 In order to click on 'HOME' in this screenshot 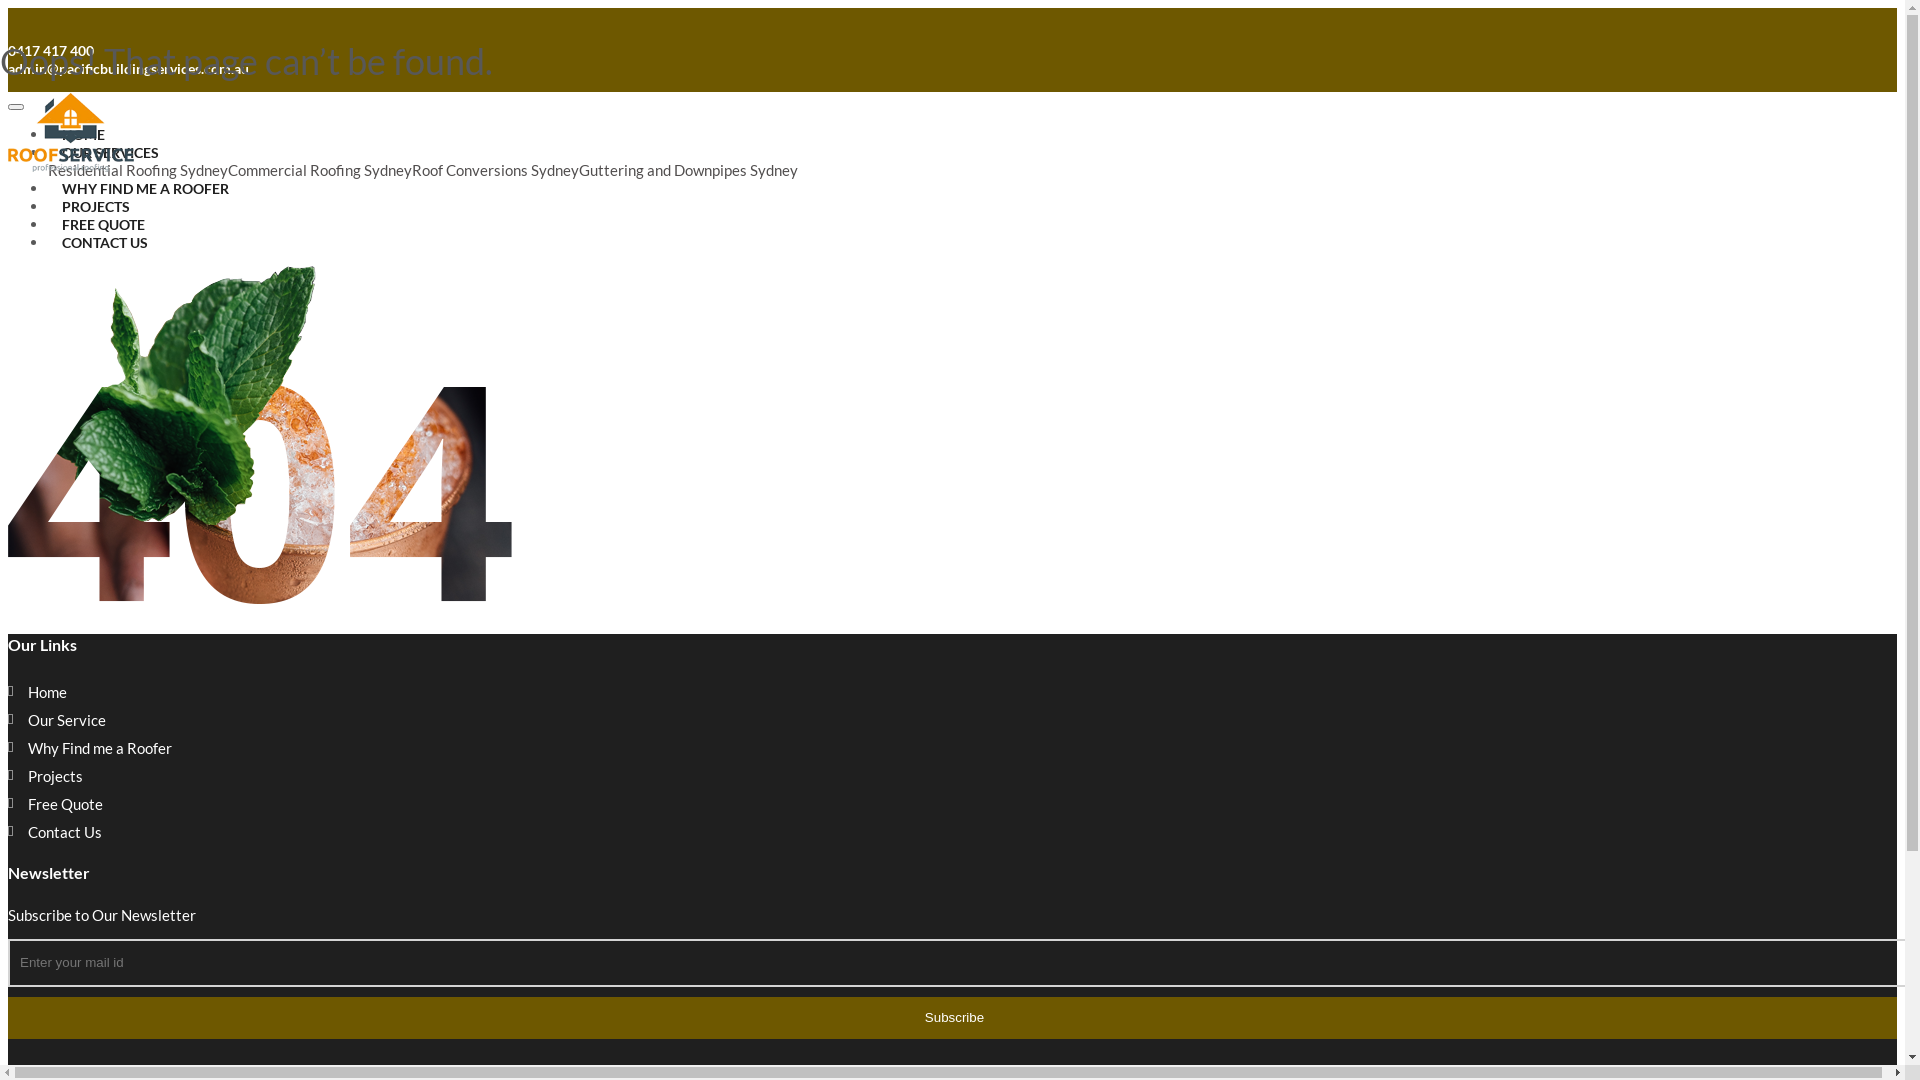, I will do `click(82, 134)`.